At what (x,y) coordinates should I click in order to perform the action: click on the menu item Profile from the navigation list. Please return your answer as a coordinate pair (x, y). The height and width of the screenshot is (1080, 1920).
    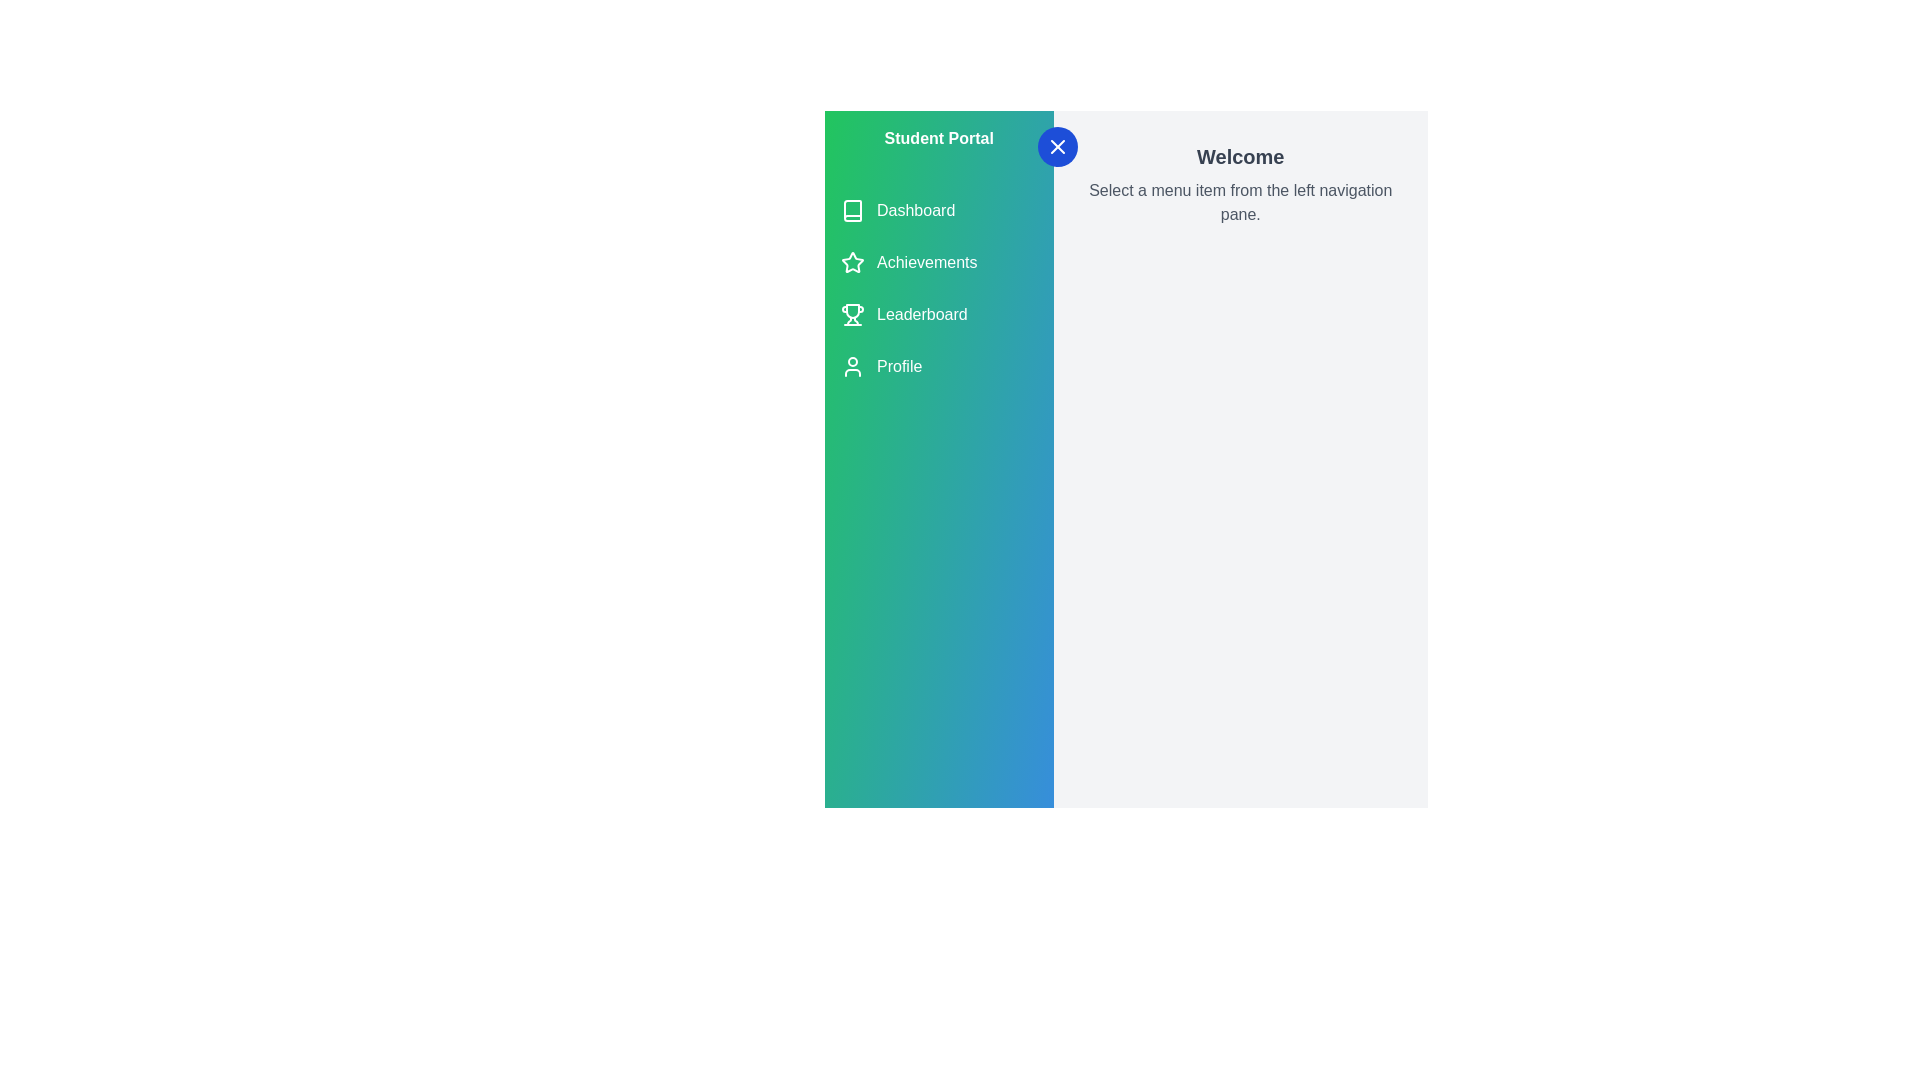
    Looking at the image, I should click on (938, 366).